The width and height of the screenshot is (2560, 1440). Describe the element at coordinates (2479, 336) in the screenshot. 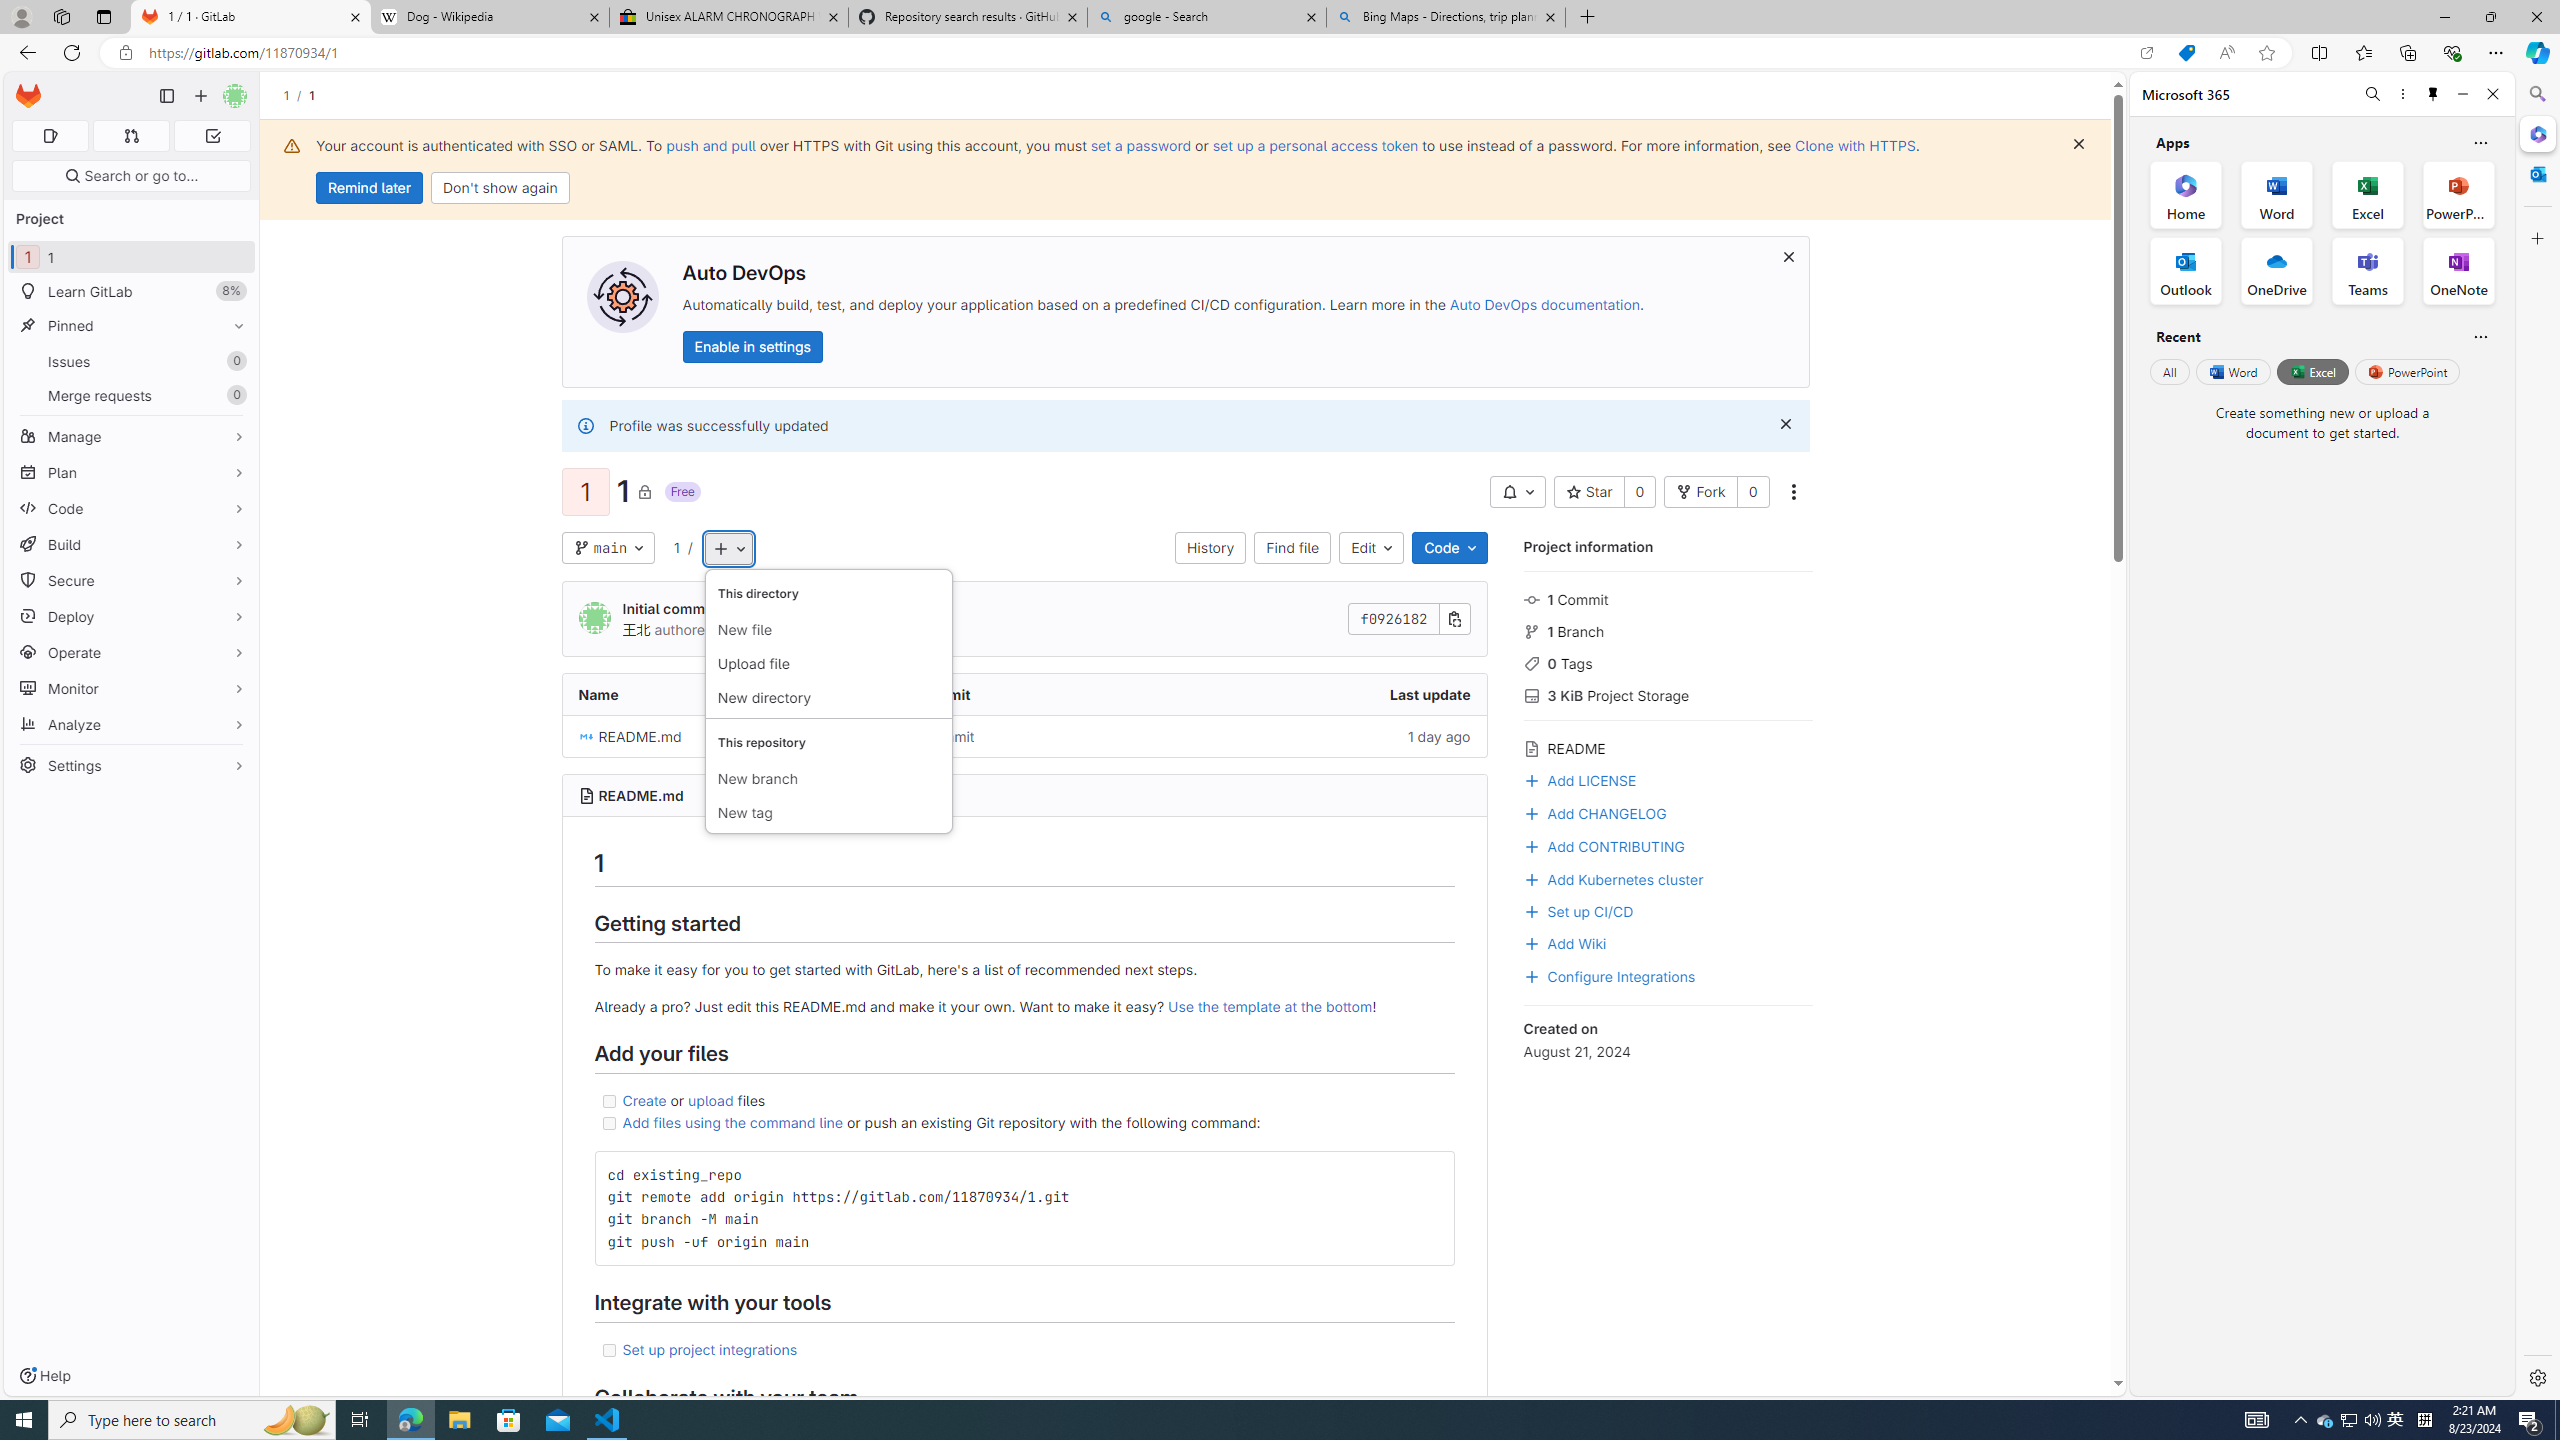

I see `'Is this helpful?'` at that location.